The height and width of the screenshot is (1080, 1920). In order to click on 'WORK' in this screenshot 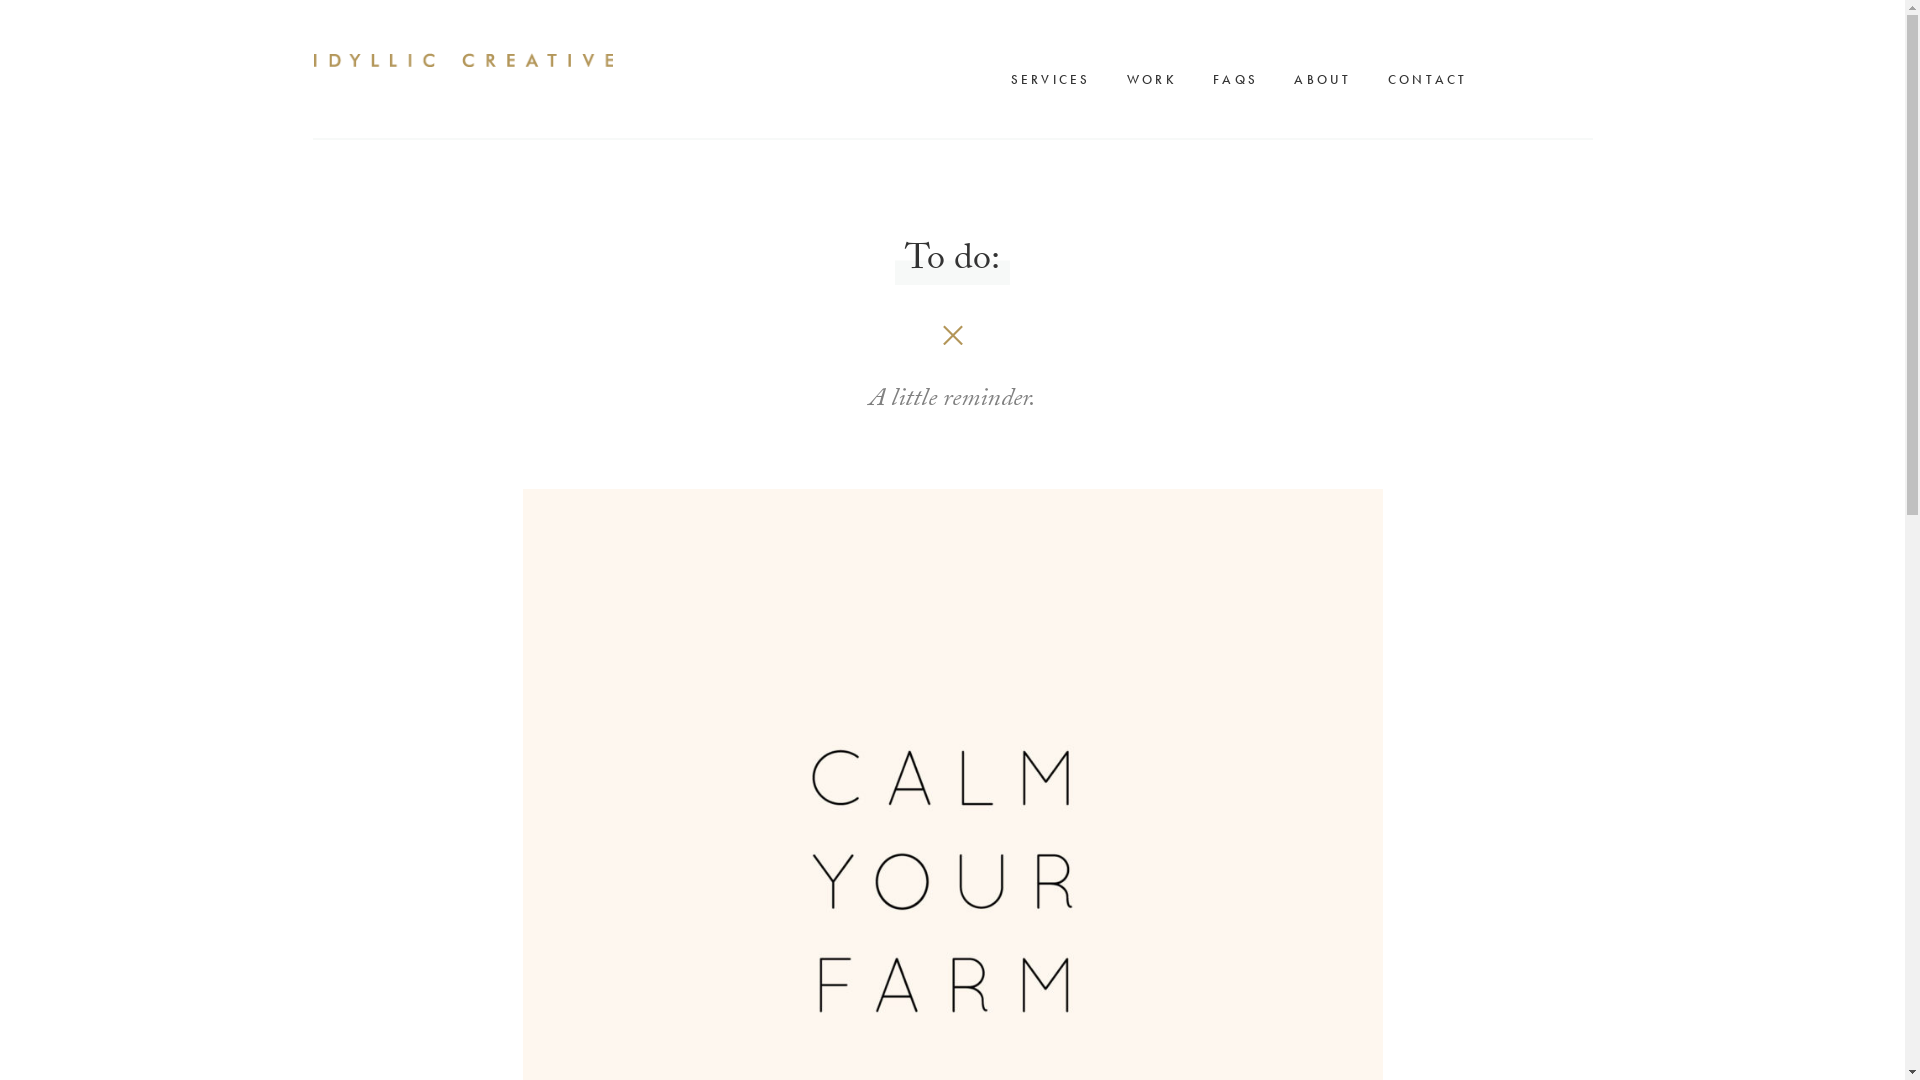, I will do `click(1156, 78)`.